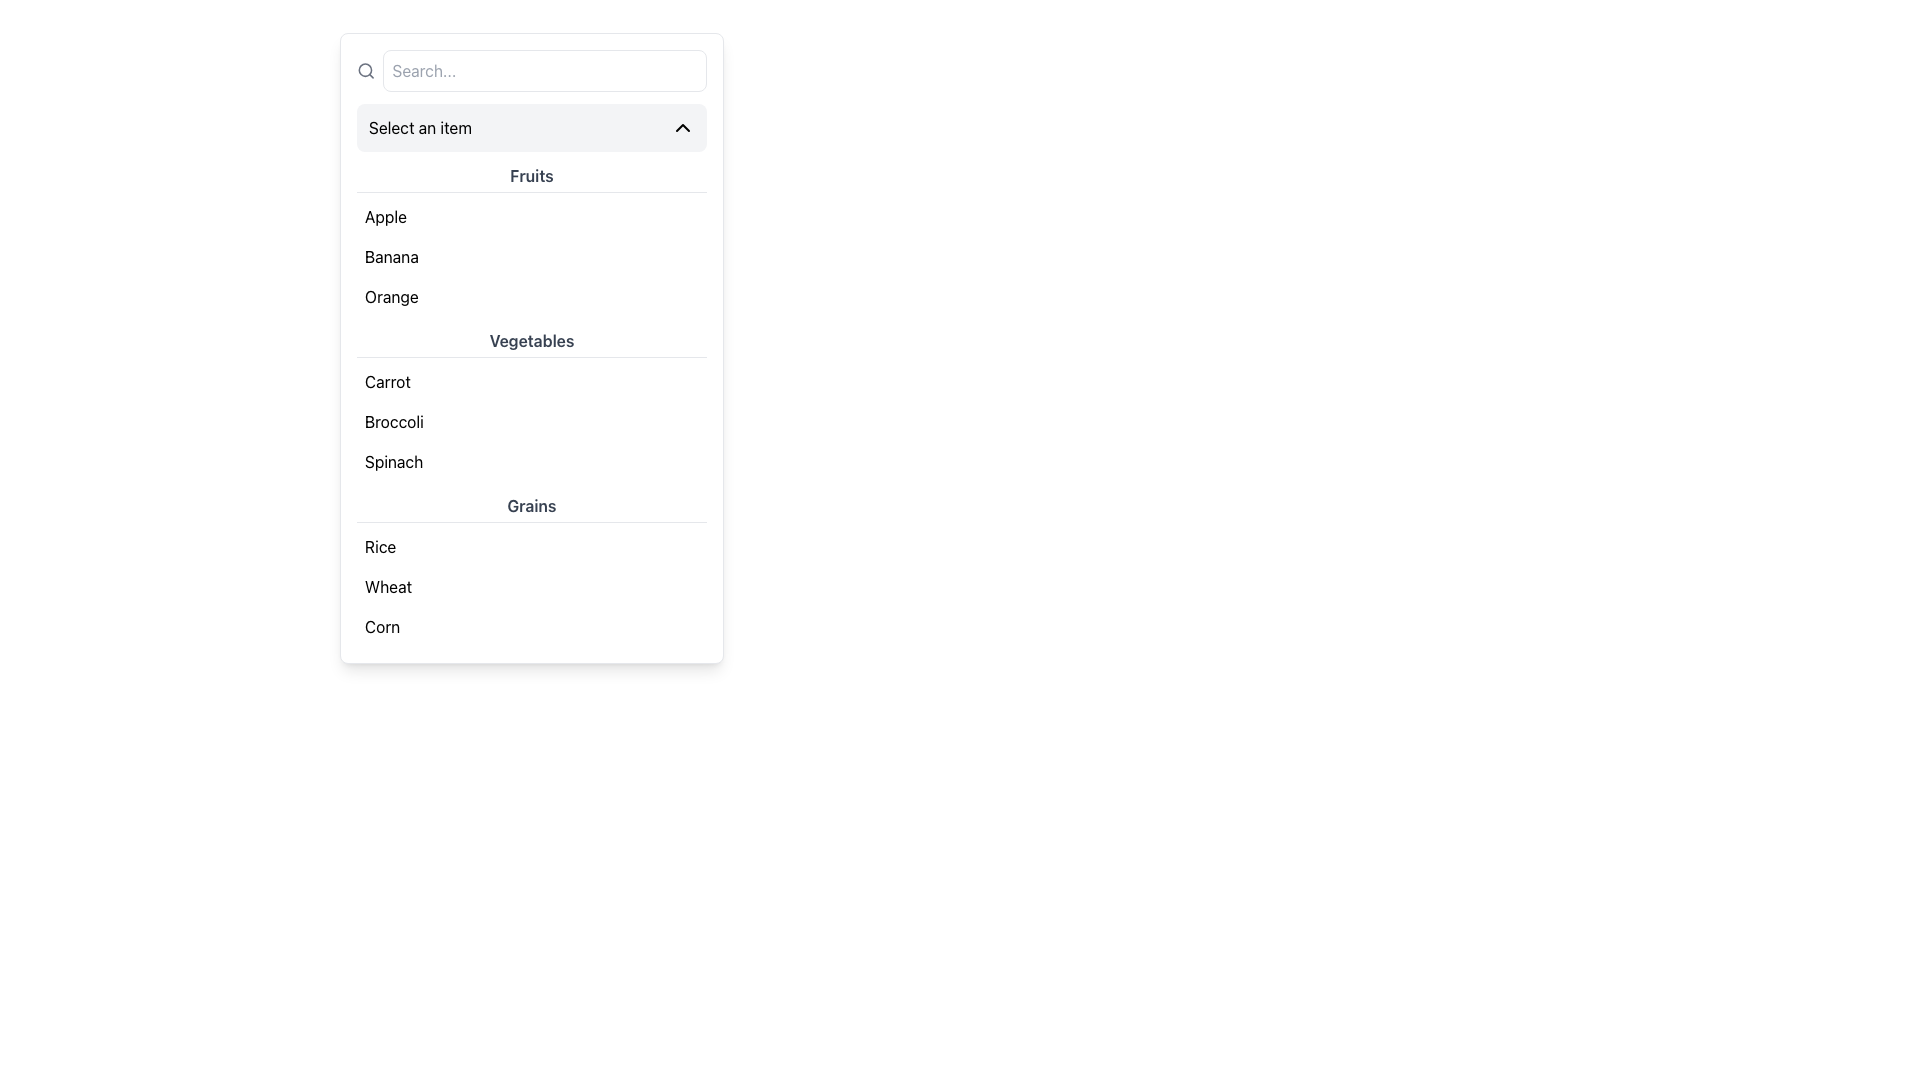 Image resolution: width=1920 pixels, height=1080 pixels. I want to click on the 'Banana' item, so click(532, 239).